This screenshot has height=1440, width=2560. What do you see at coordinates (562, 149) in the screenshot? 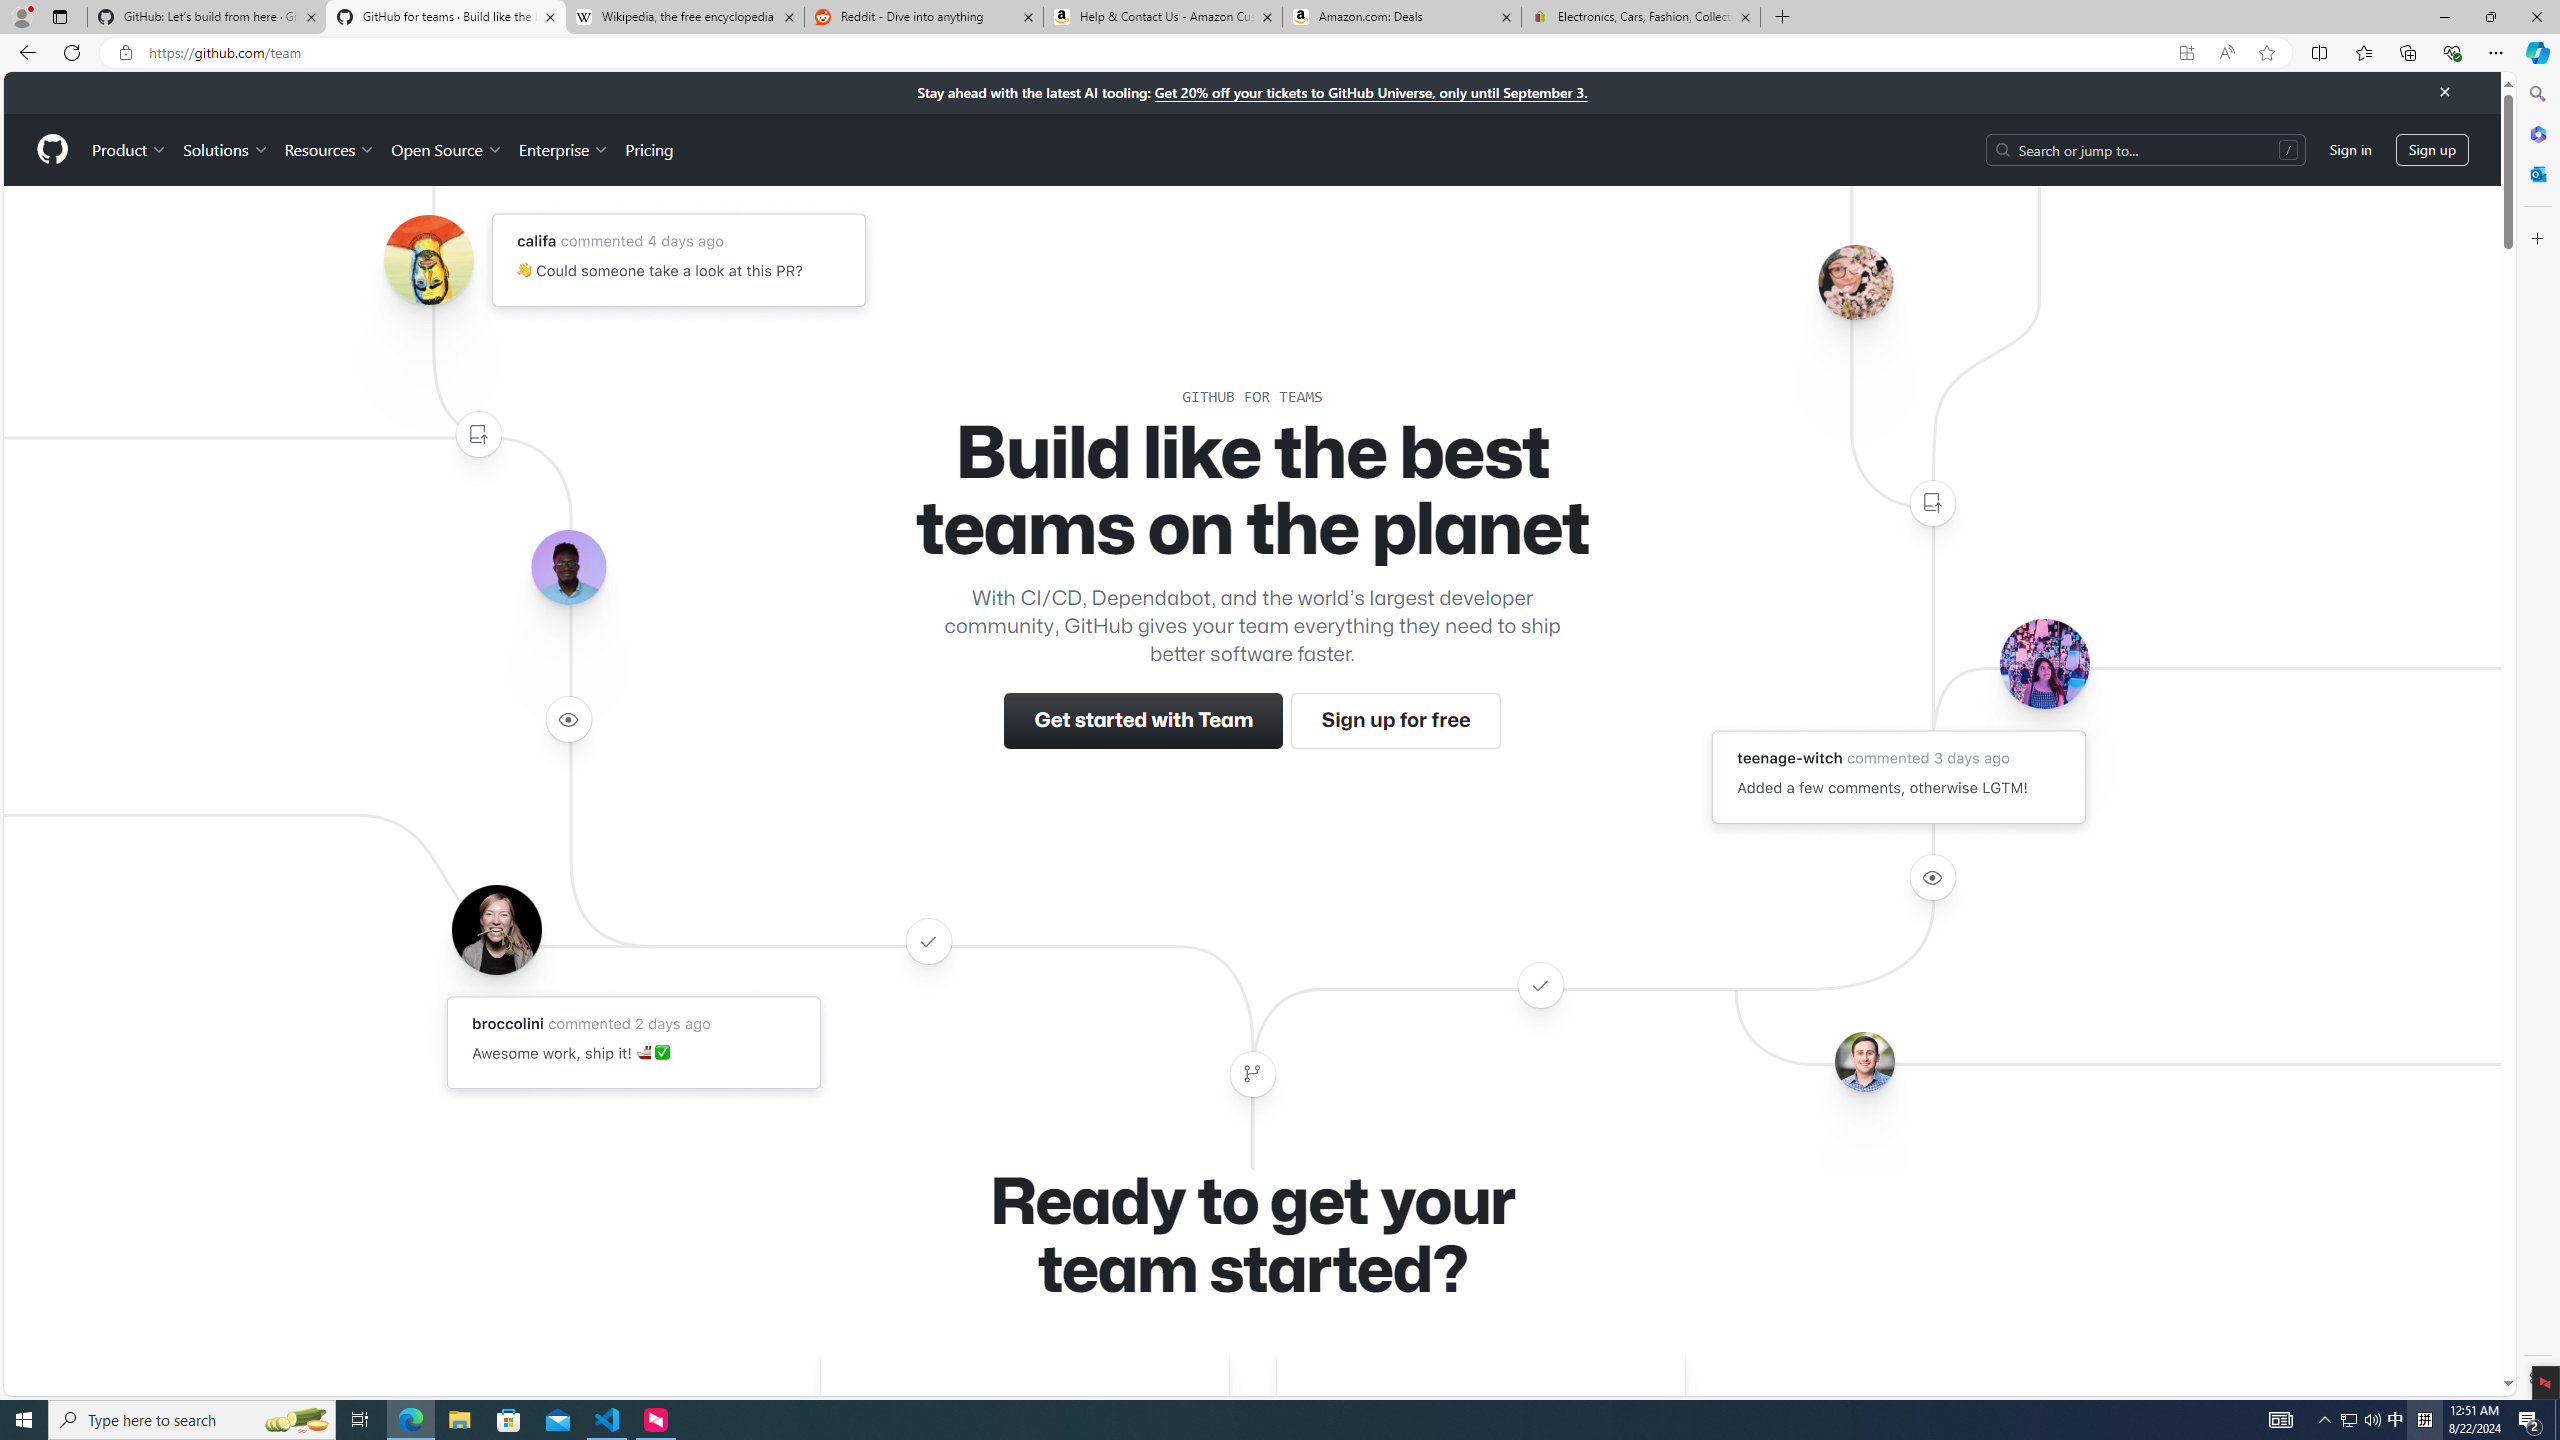
I see `'Enterprise'` at bounding box center [562, 149].